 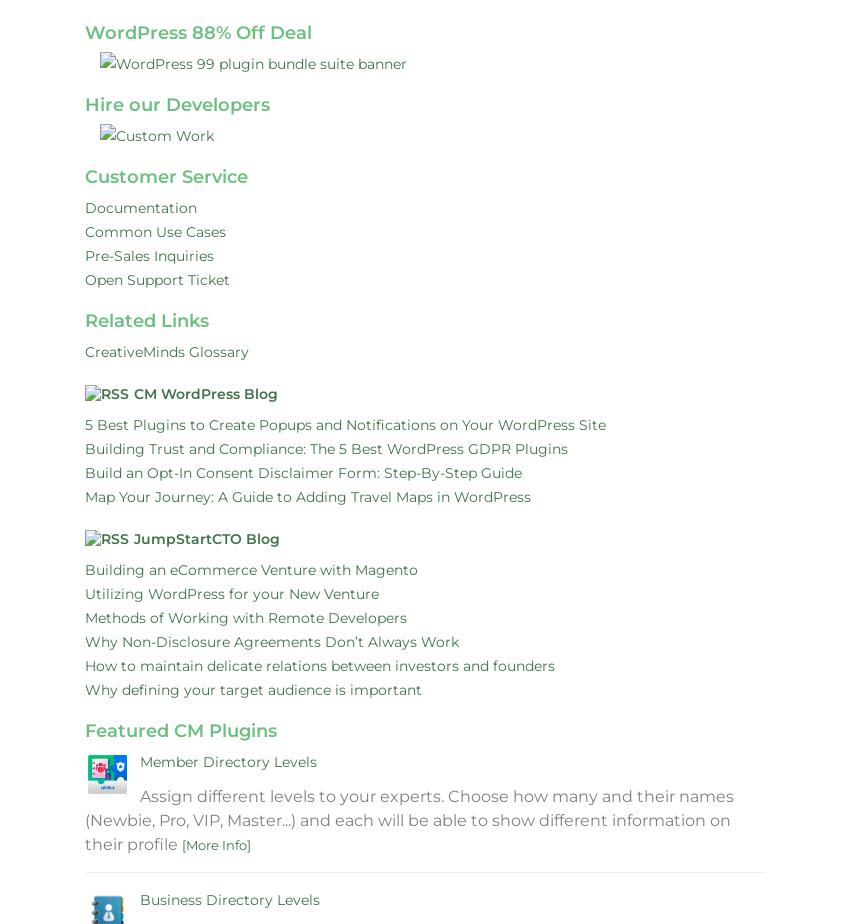 What do you see at coordinates (176, 104) in the screenshot?
I see `'Hire our Developers'` at bounding box center [176, 104].